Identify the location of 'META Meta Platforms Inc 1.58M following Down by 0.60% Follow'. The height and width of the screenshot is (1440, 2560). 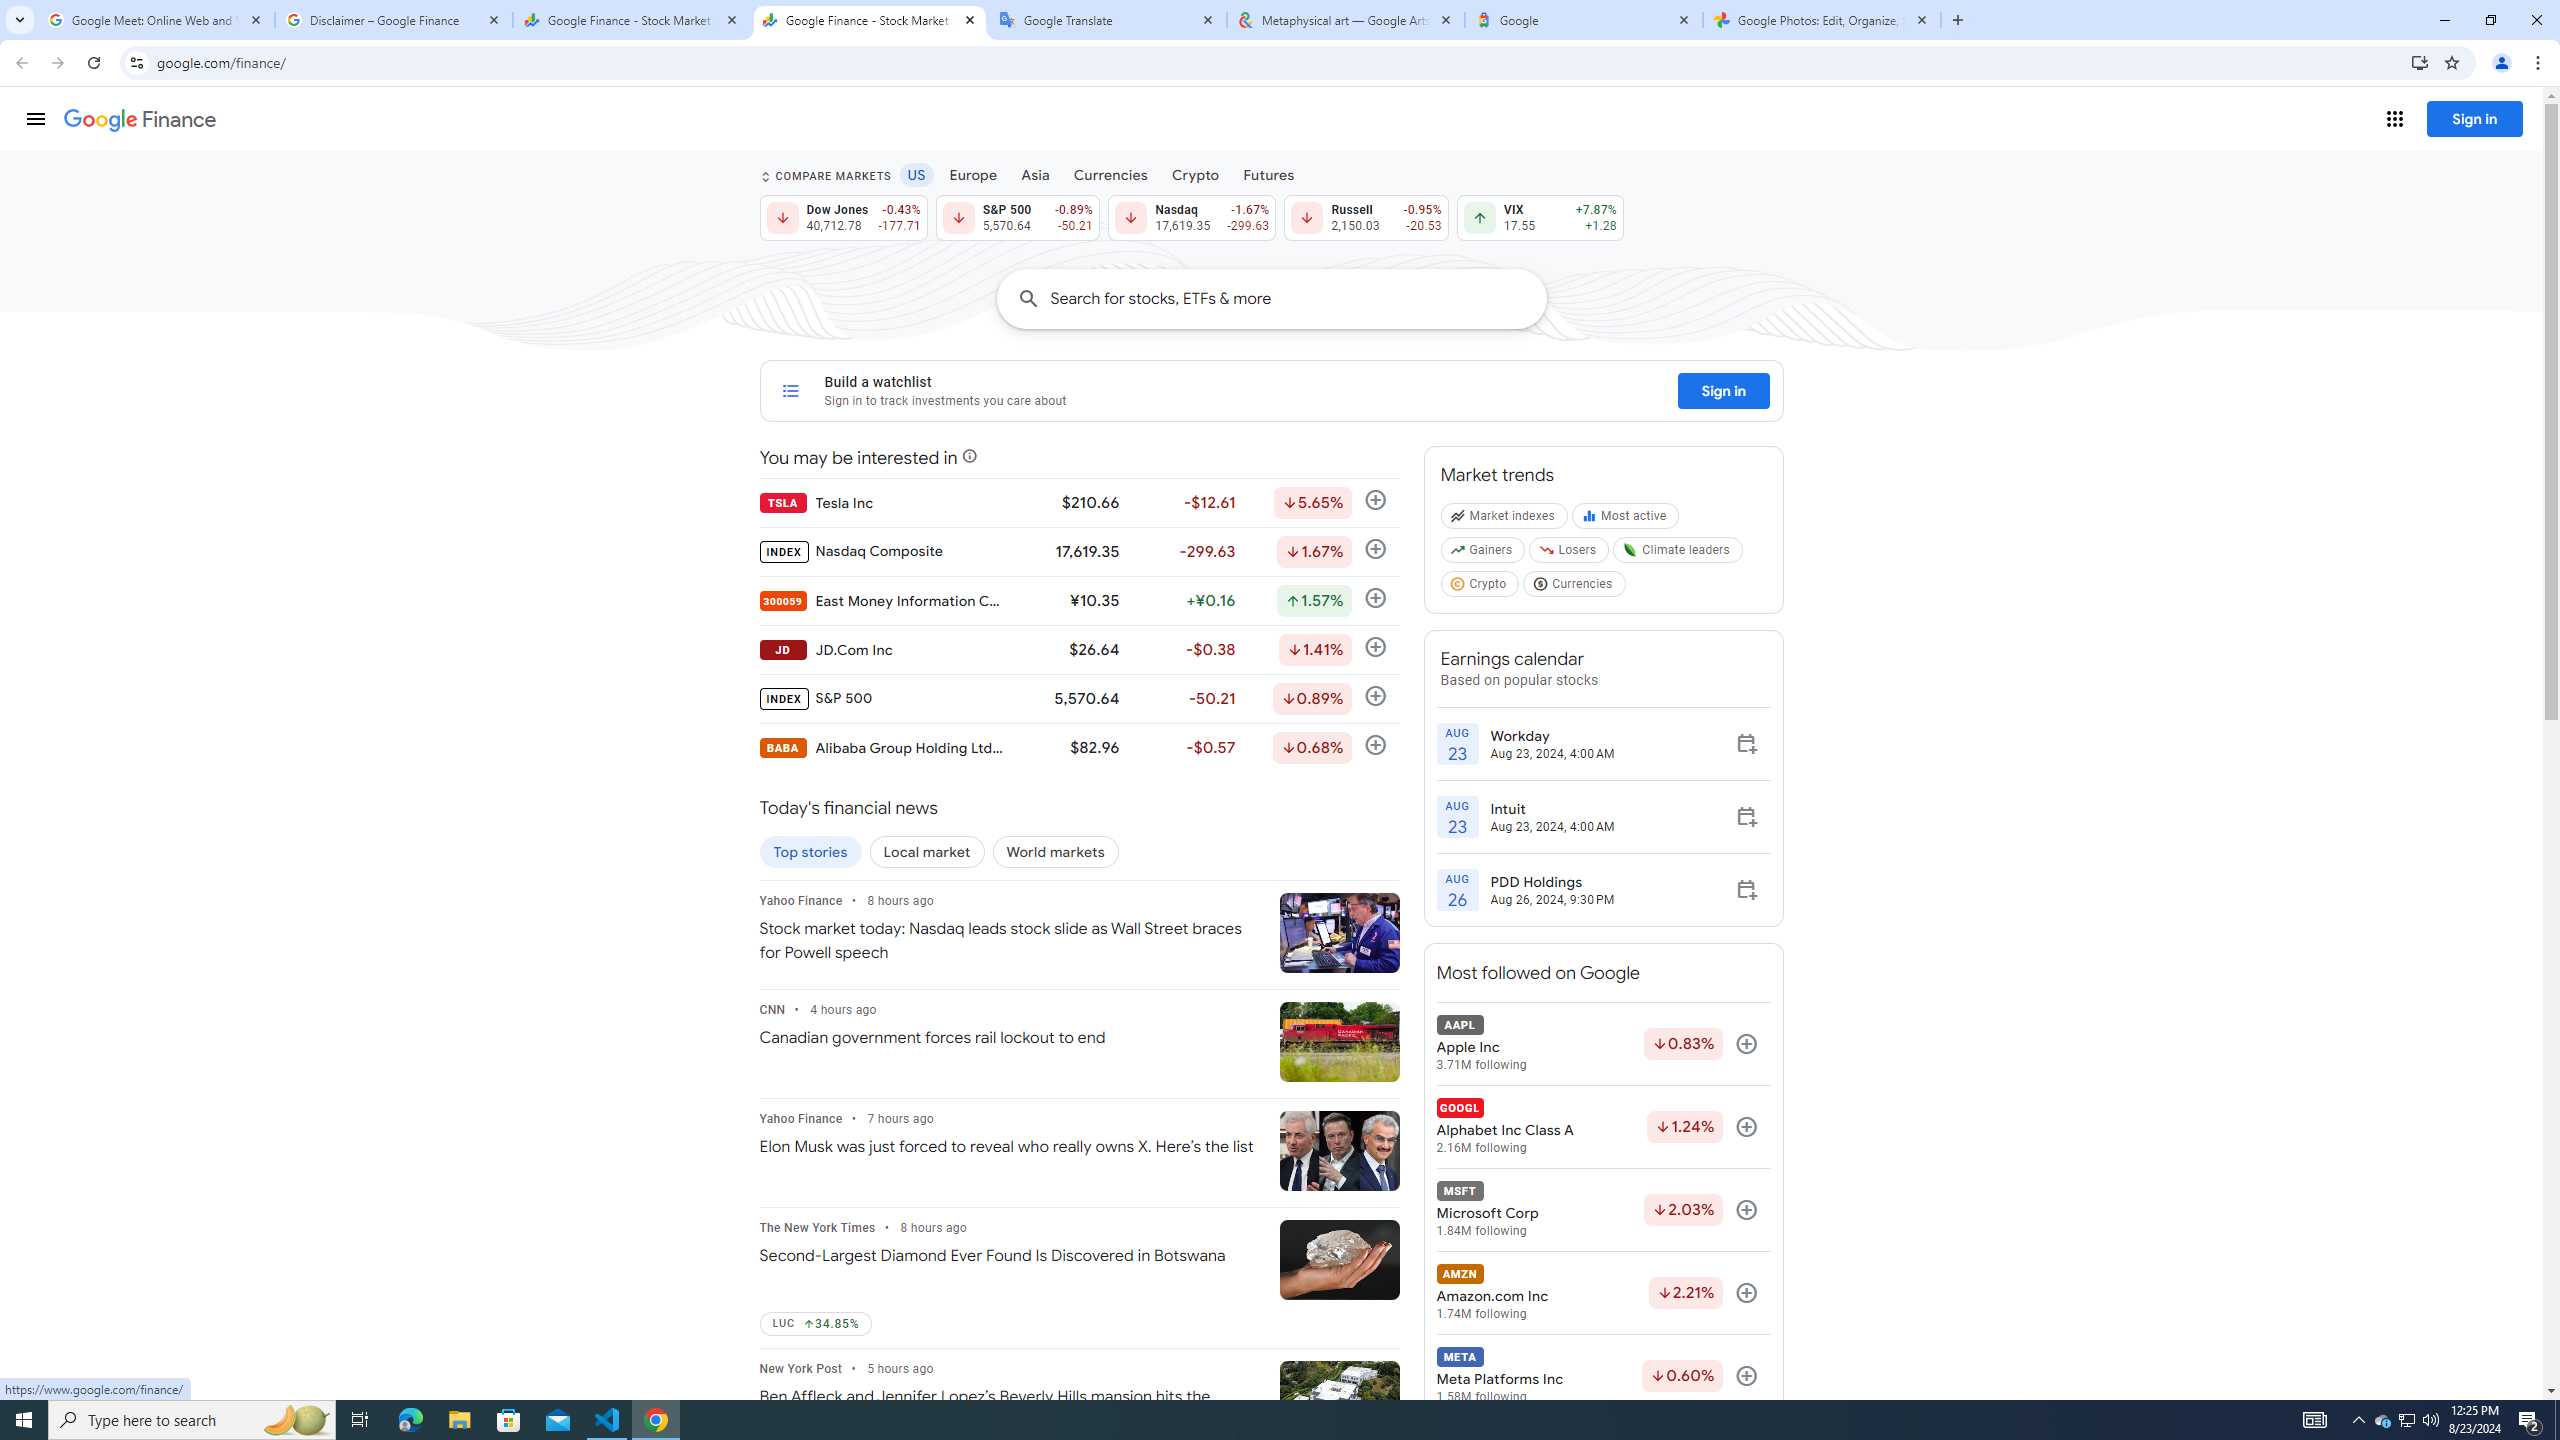
(1602, 1375).